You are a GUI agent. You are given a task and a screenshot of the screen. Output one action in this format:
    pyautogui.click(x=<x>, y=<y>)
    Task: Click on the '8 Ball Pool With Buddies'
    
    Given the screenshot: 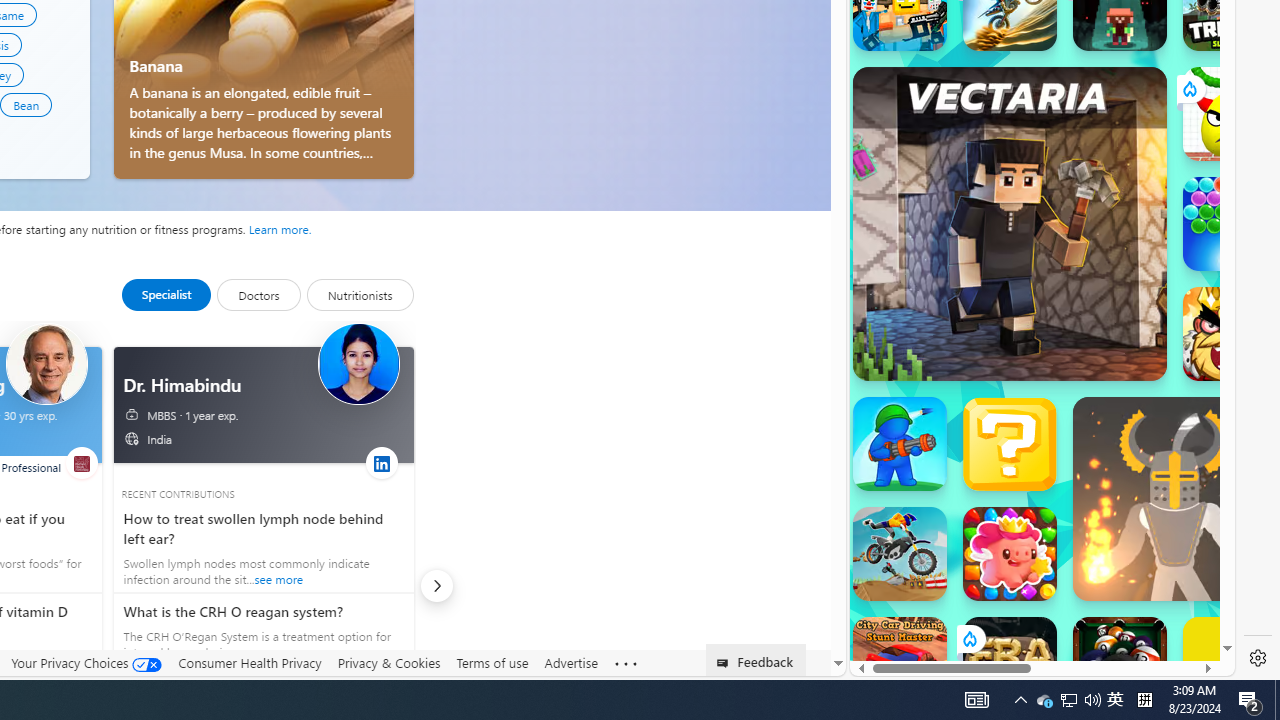 What is the action you would take?
    pyautogui.click(x=1120, y=664)
    